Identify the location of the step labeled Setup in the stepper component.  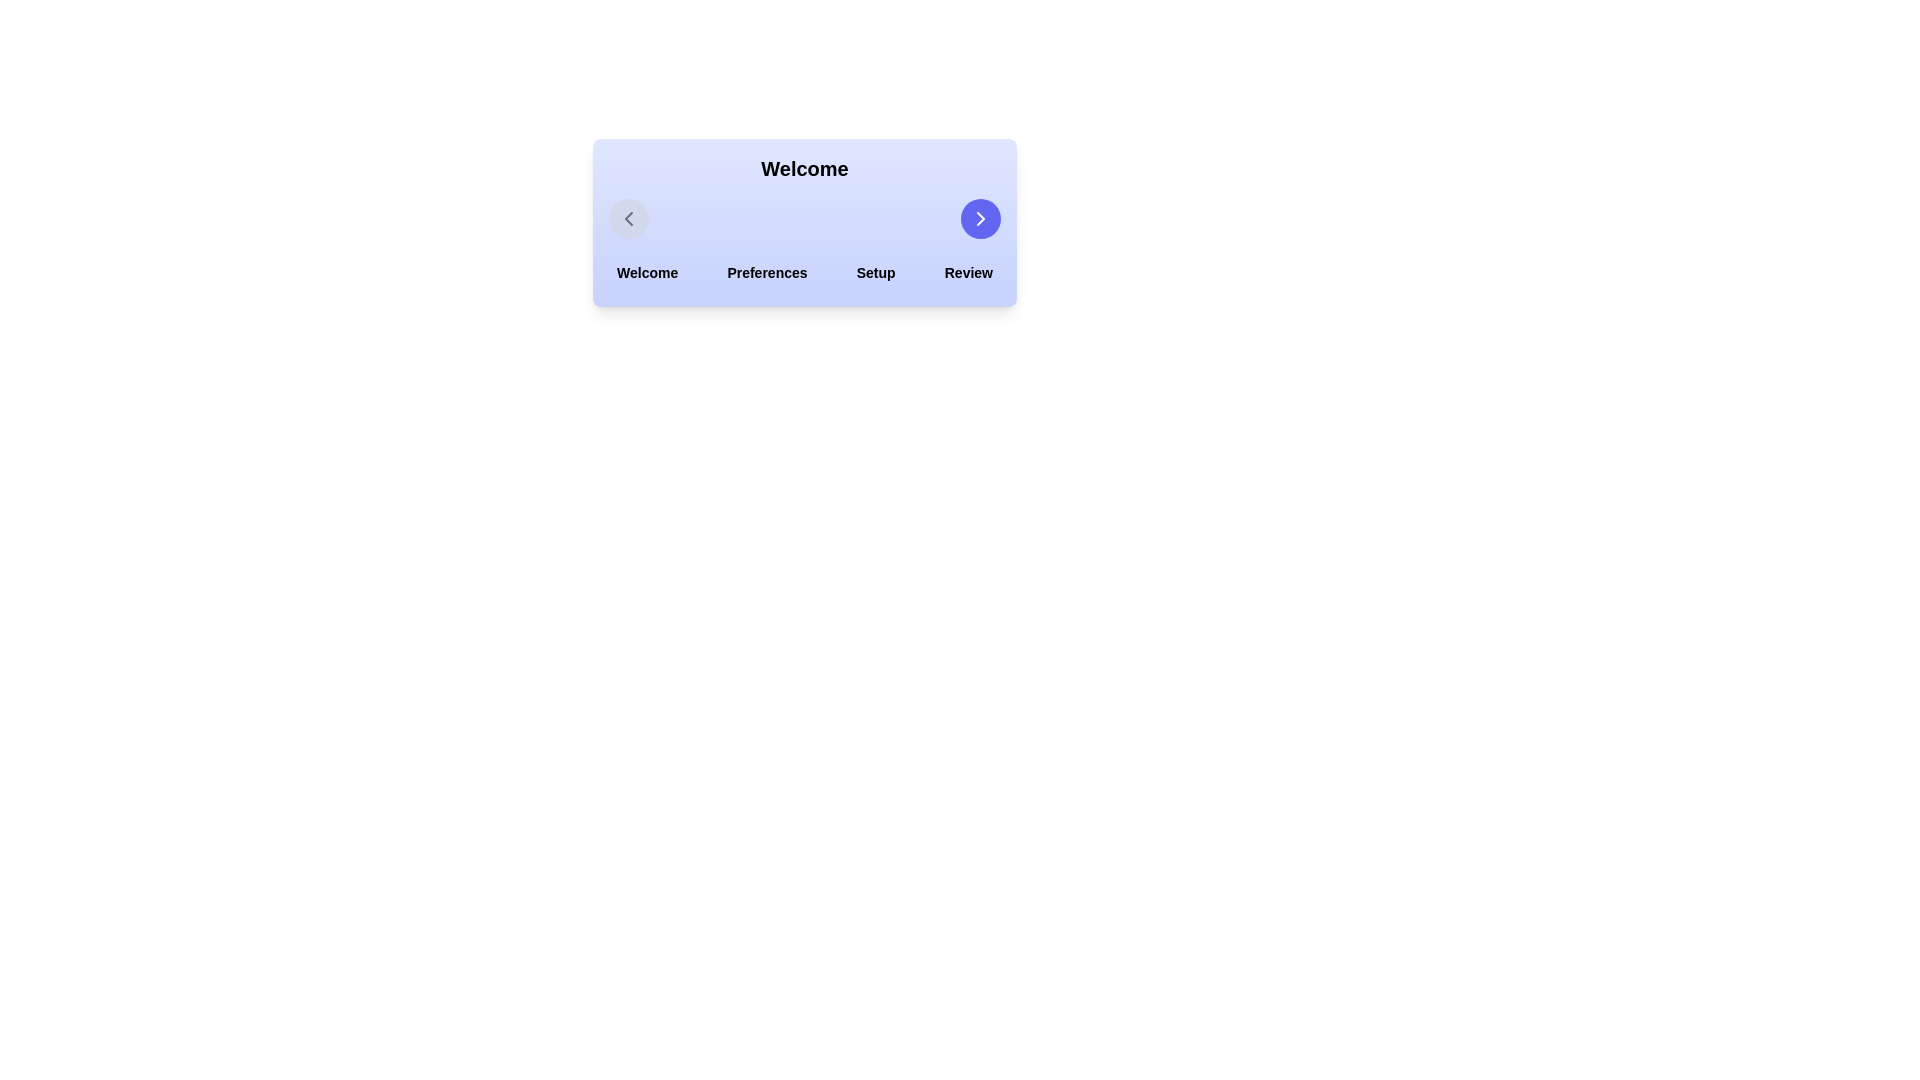
(876, 273).